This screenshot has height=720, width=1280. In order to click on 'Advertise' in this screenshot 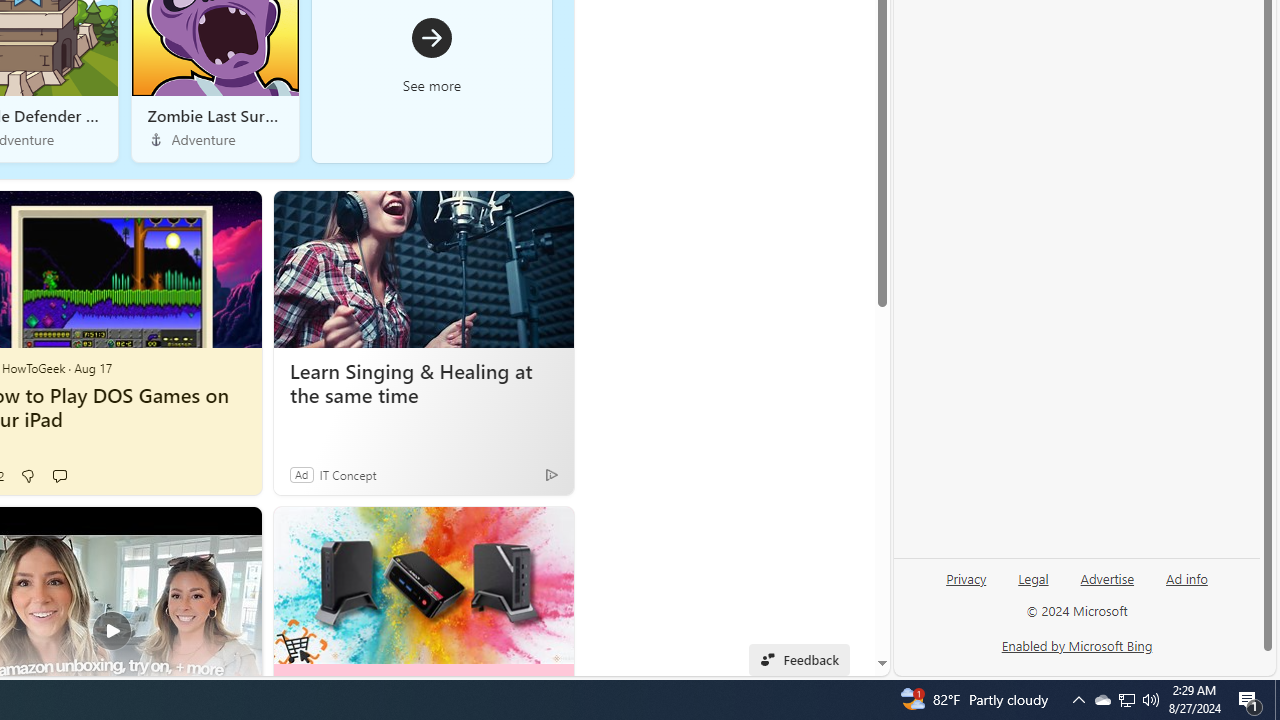, I will do `click(1106, 585)`.